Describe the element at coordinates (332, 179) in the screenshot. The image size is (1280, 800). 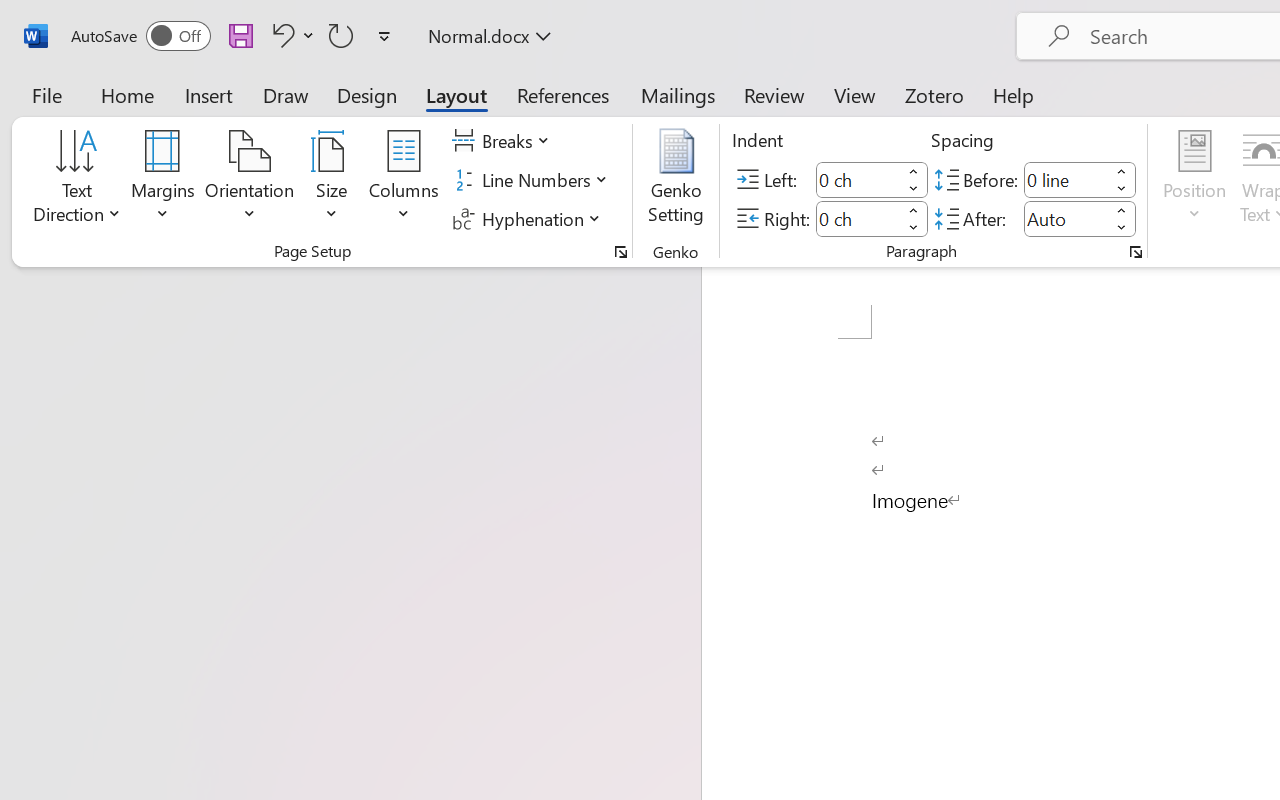
I see `'Size'` at that location.